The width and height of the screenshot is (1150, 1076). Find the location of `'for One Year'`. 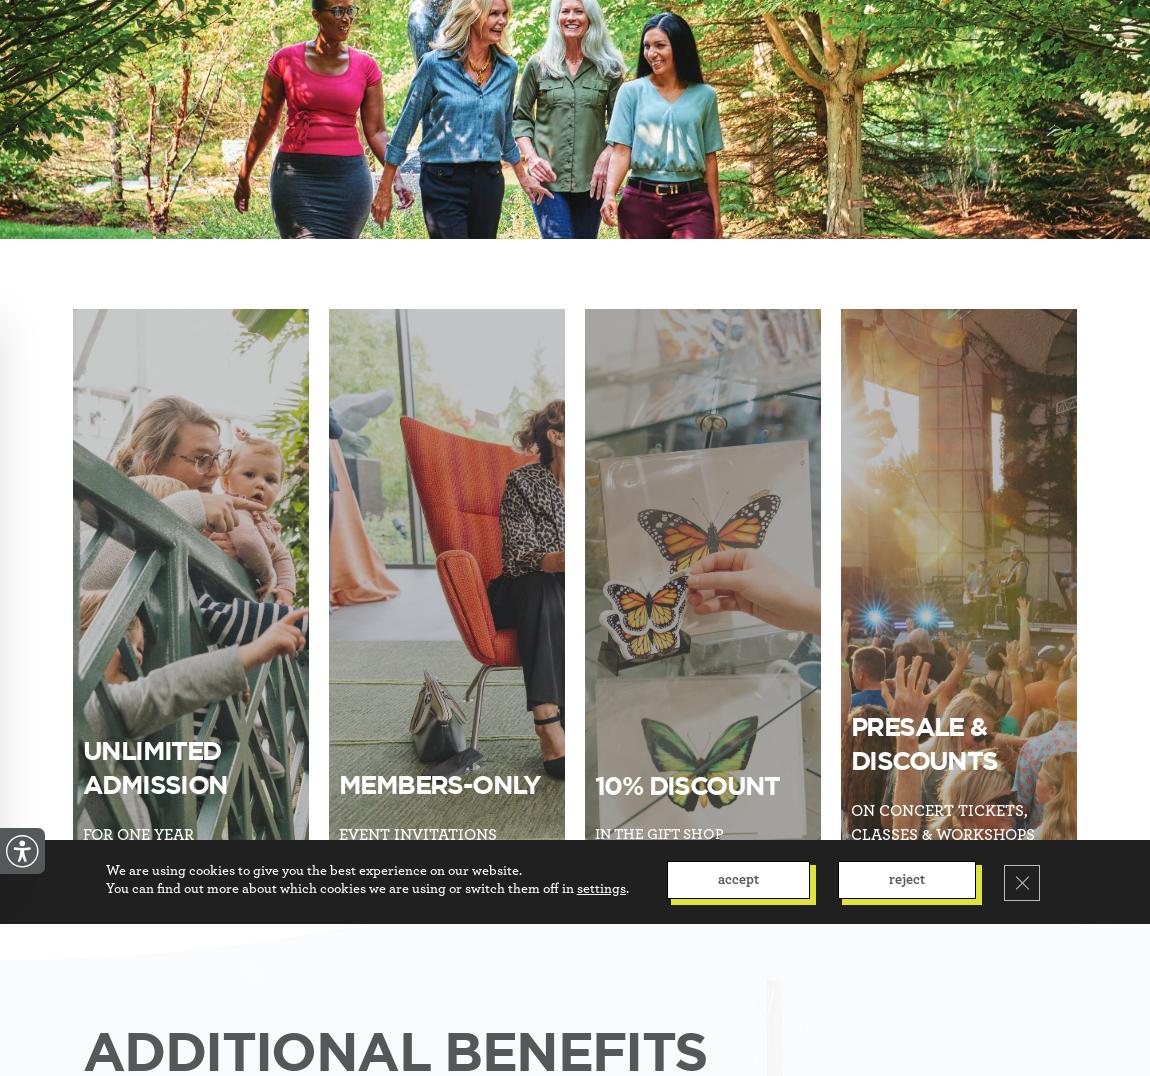

'for One Year' is located at coordinates (137, 833).